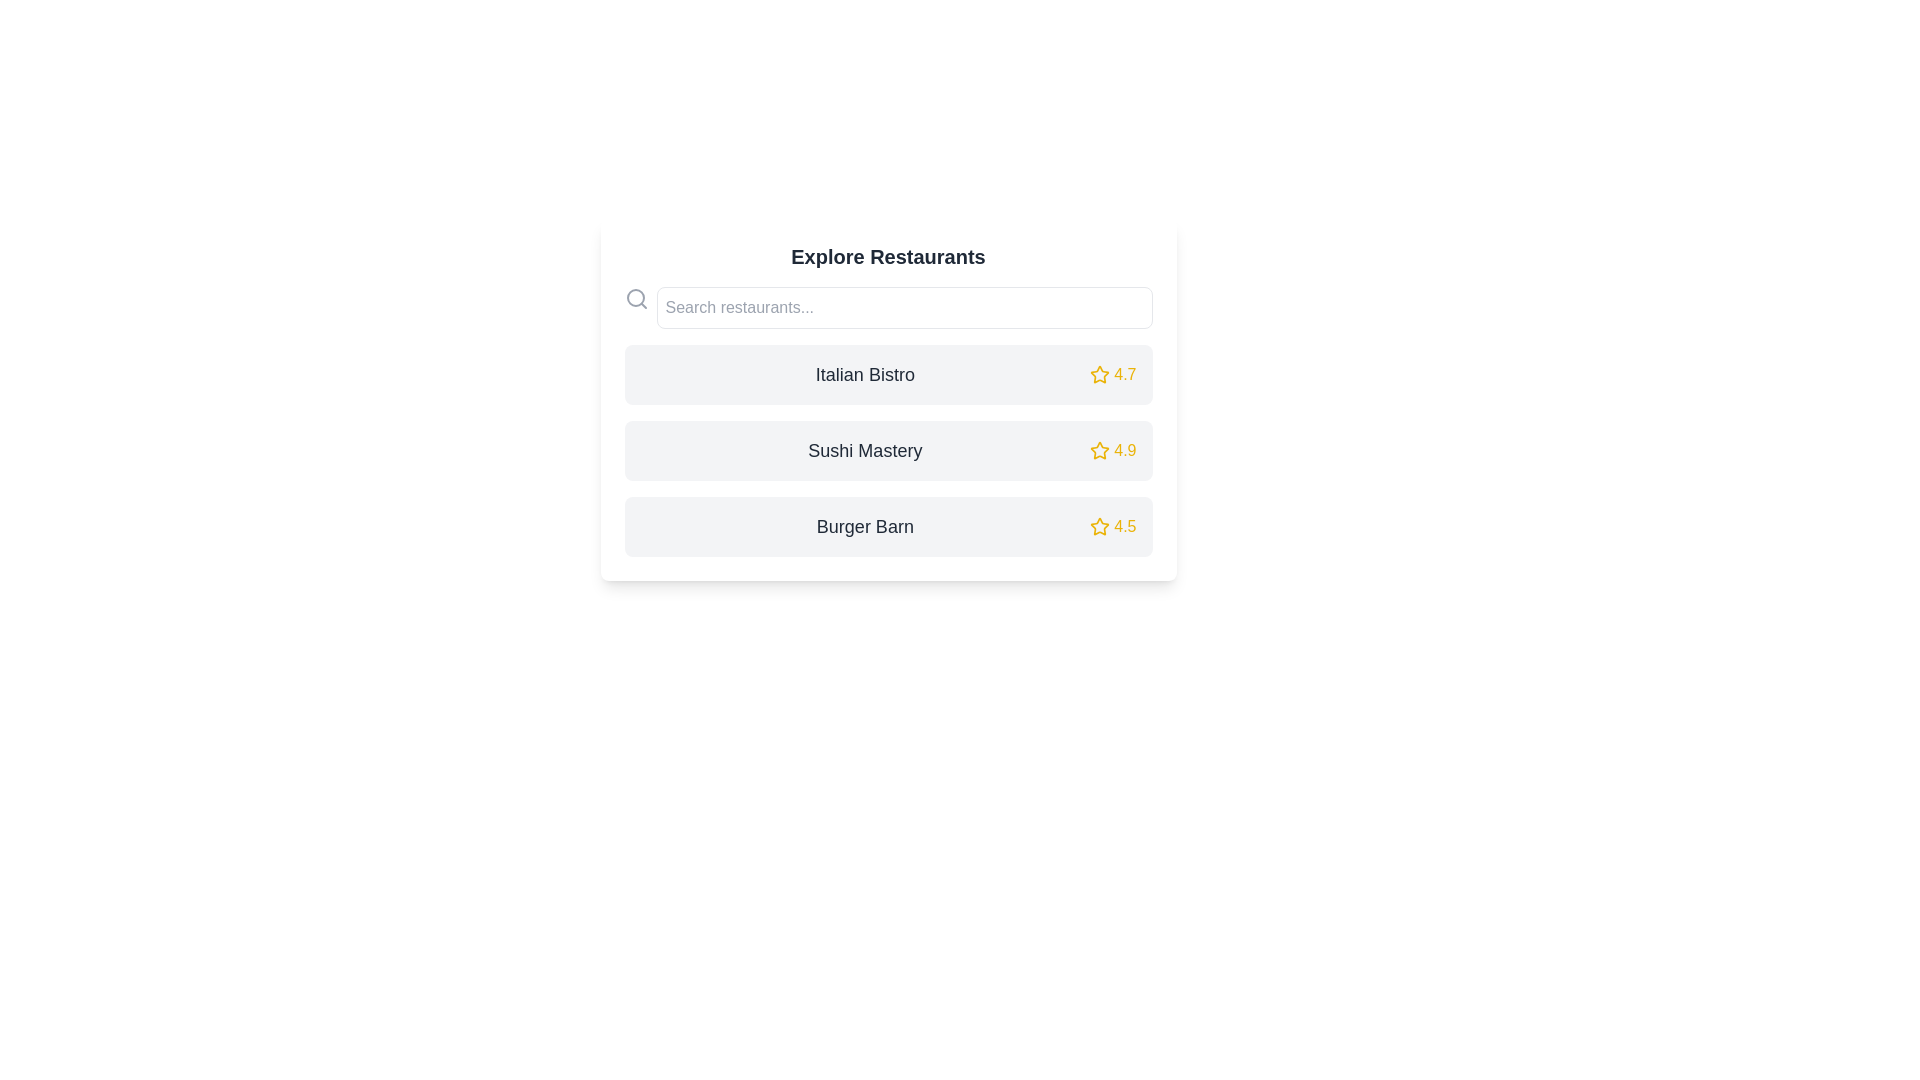 The width and height of the screenshot is (1920, 1080). What do you see at coordinates (635, 299) in the screenshot?
I see `the gray magnifying glass icon, which is located at the left end of the horizontal row adjacent to the 'Search restaurants...' text field` at bounding box center [635, 299].